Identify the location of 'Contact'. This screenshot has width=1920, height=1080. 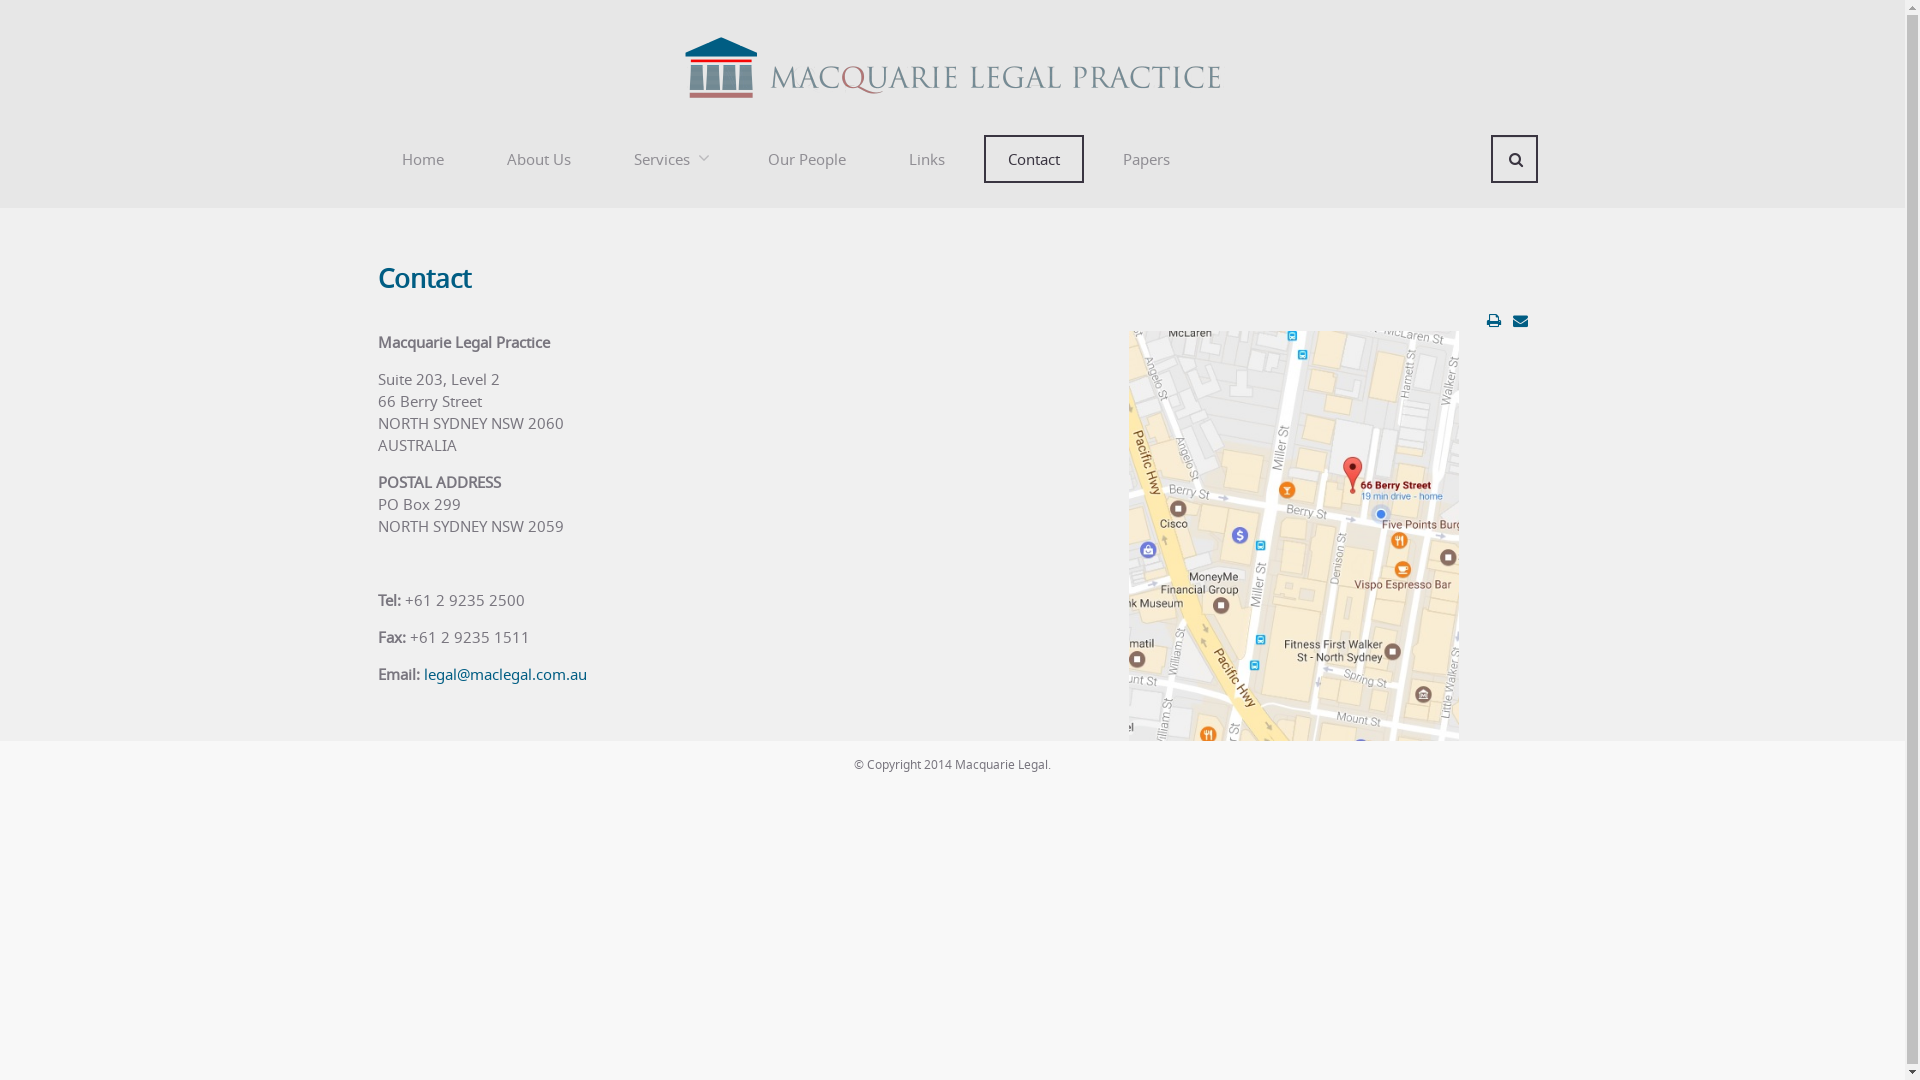
(985, 157).